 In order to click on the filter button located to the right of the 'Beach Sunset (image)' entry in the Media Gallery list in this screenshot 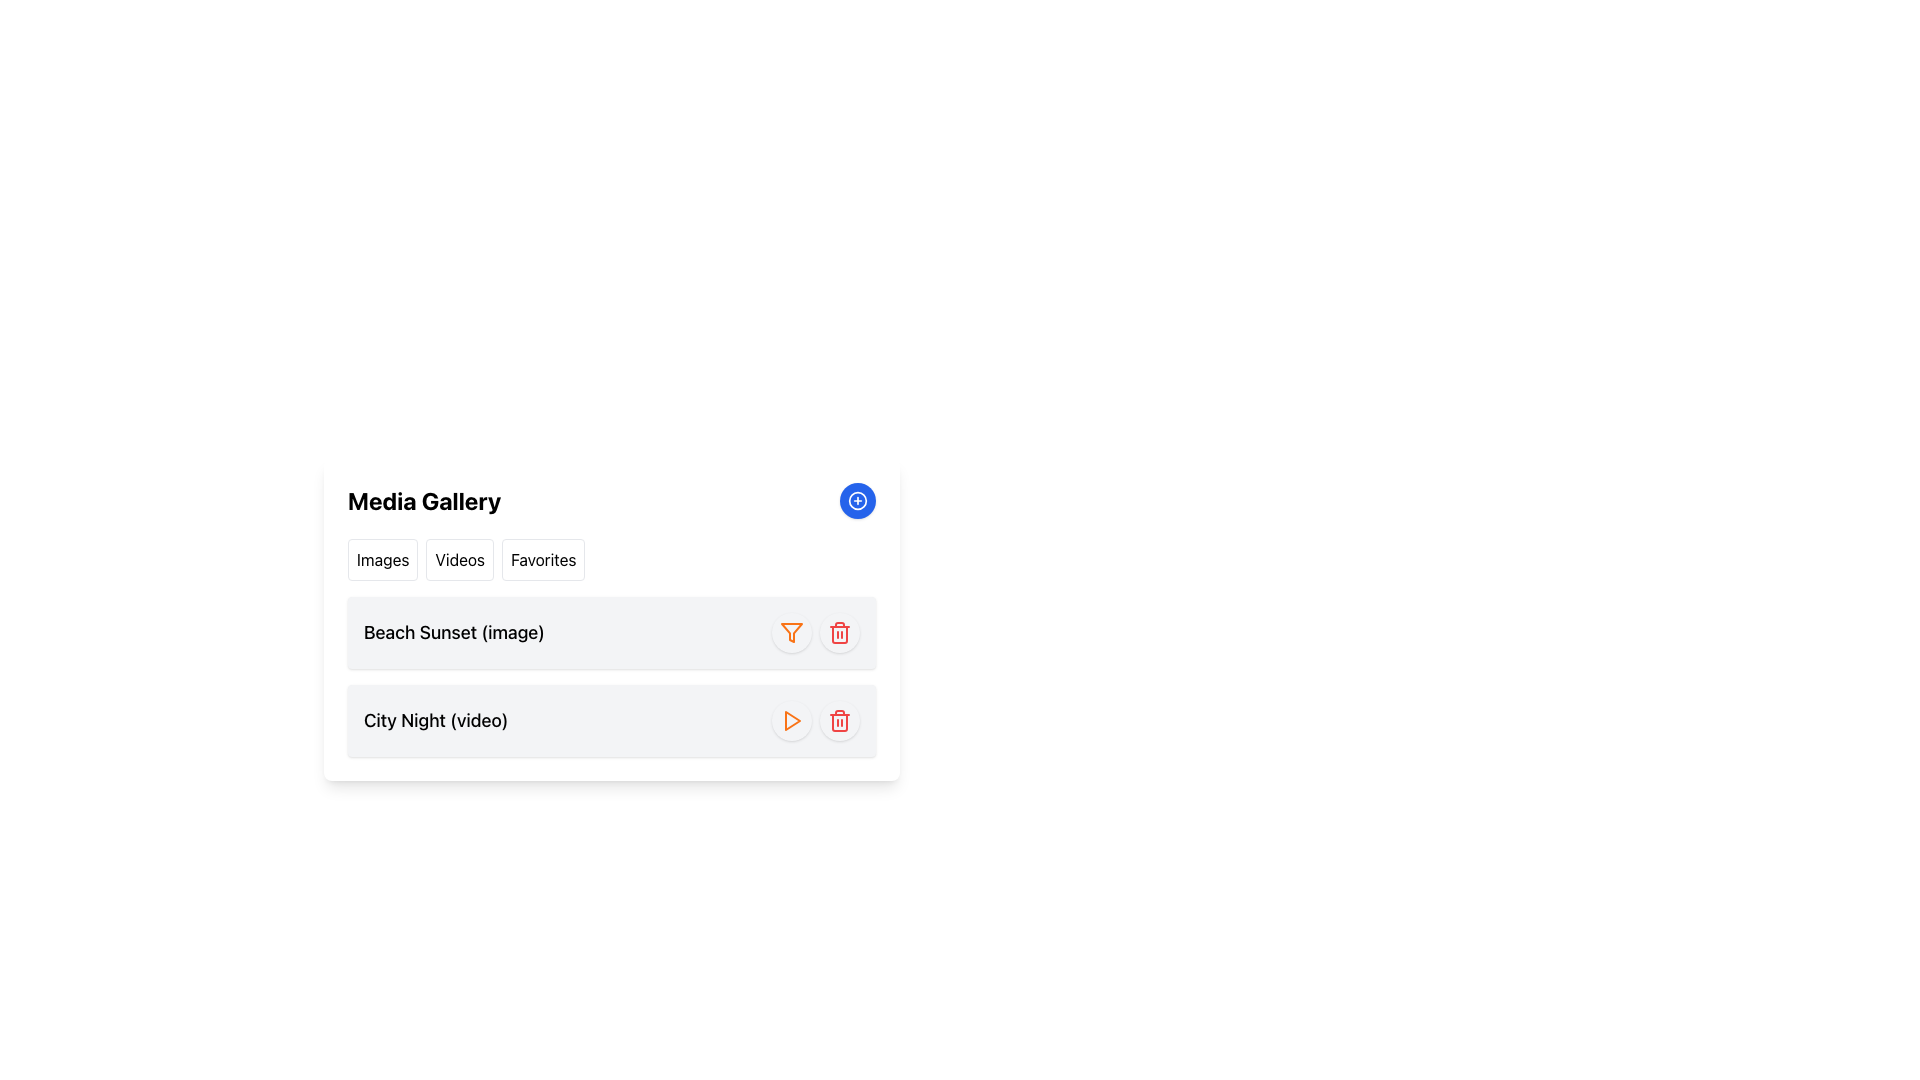, I will do `click(791, 632)`.